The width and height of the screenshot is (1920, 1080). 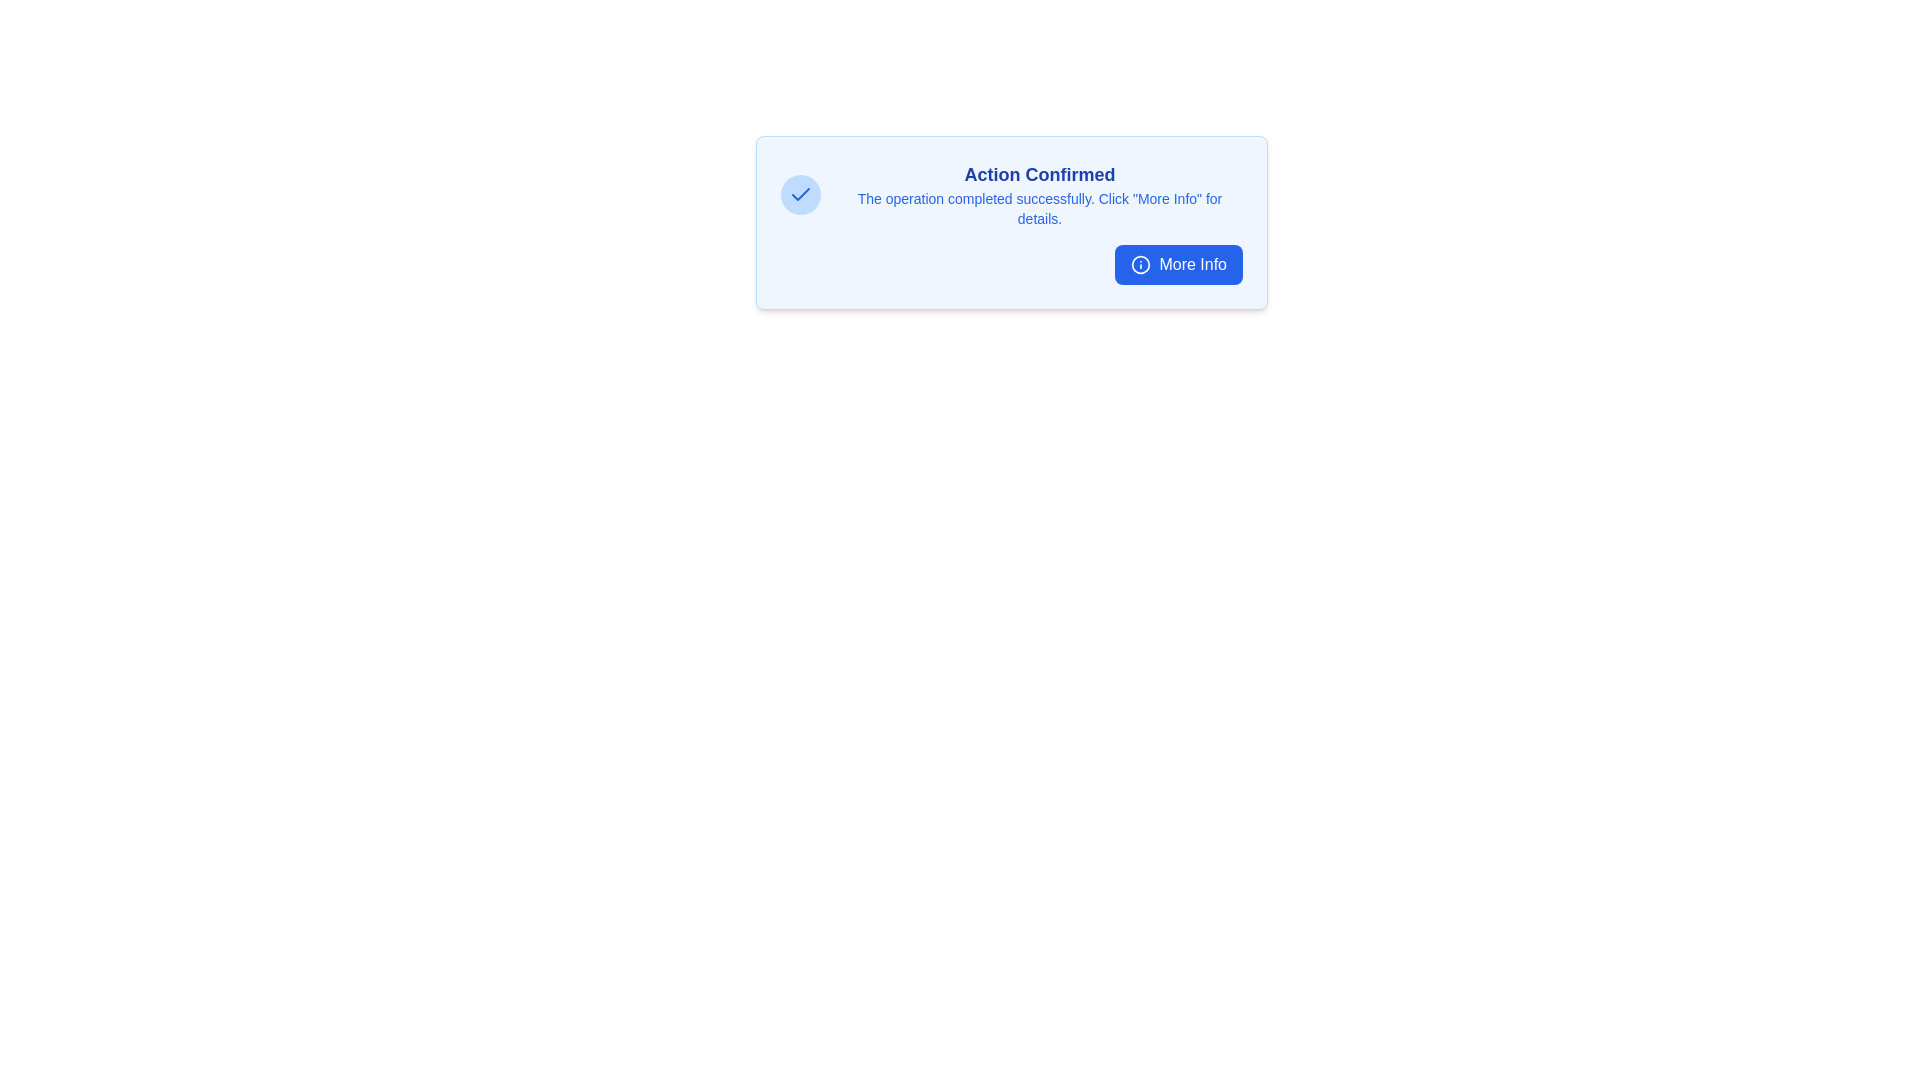 What do you see at coordinates (801, 195) in the screenshot?
I see `the check icon in the StylishAlert component` at bounding box center [801, 195].